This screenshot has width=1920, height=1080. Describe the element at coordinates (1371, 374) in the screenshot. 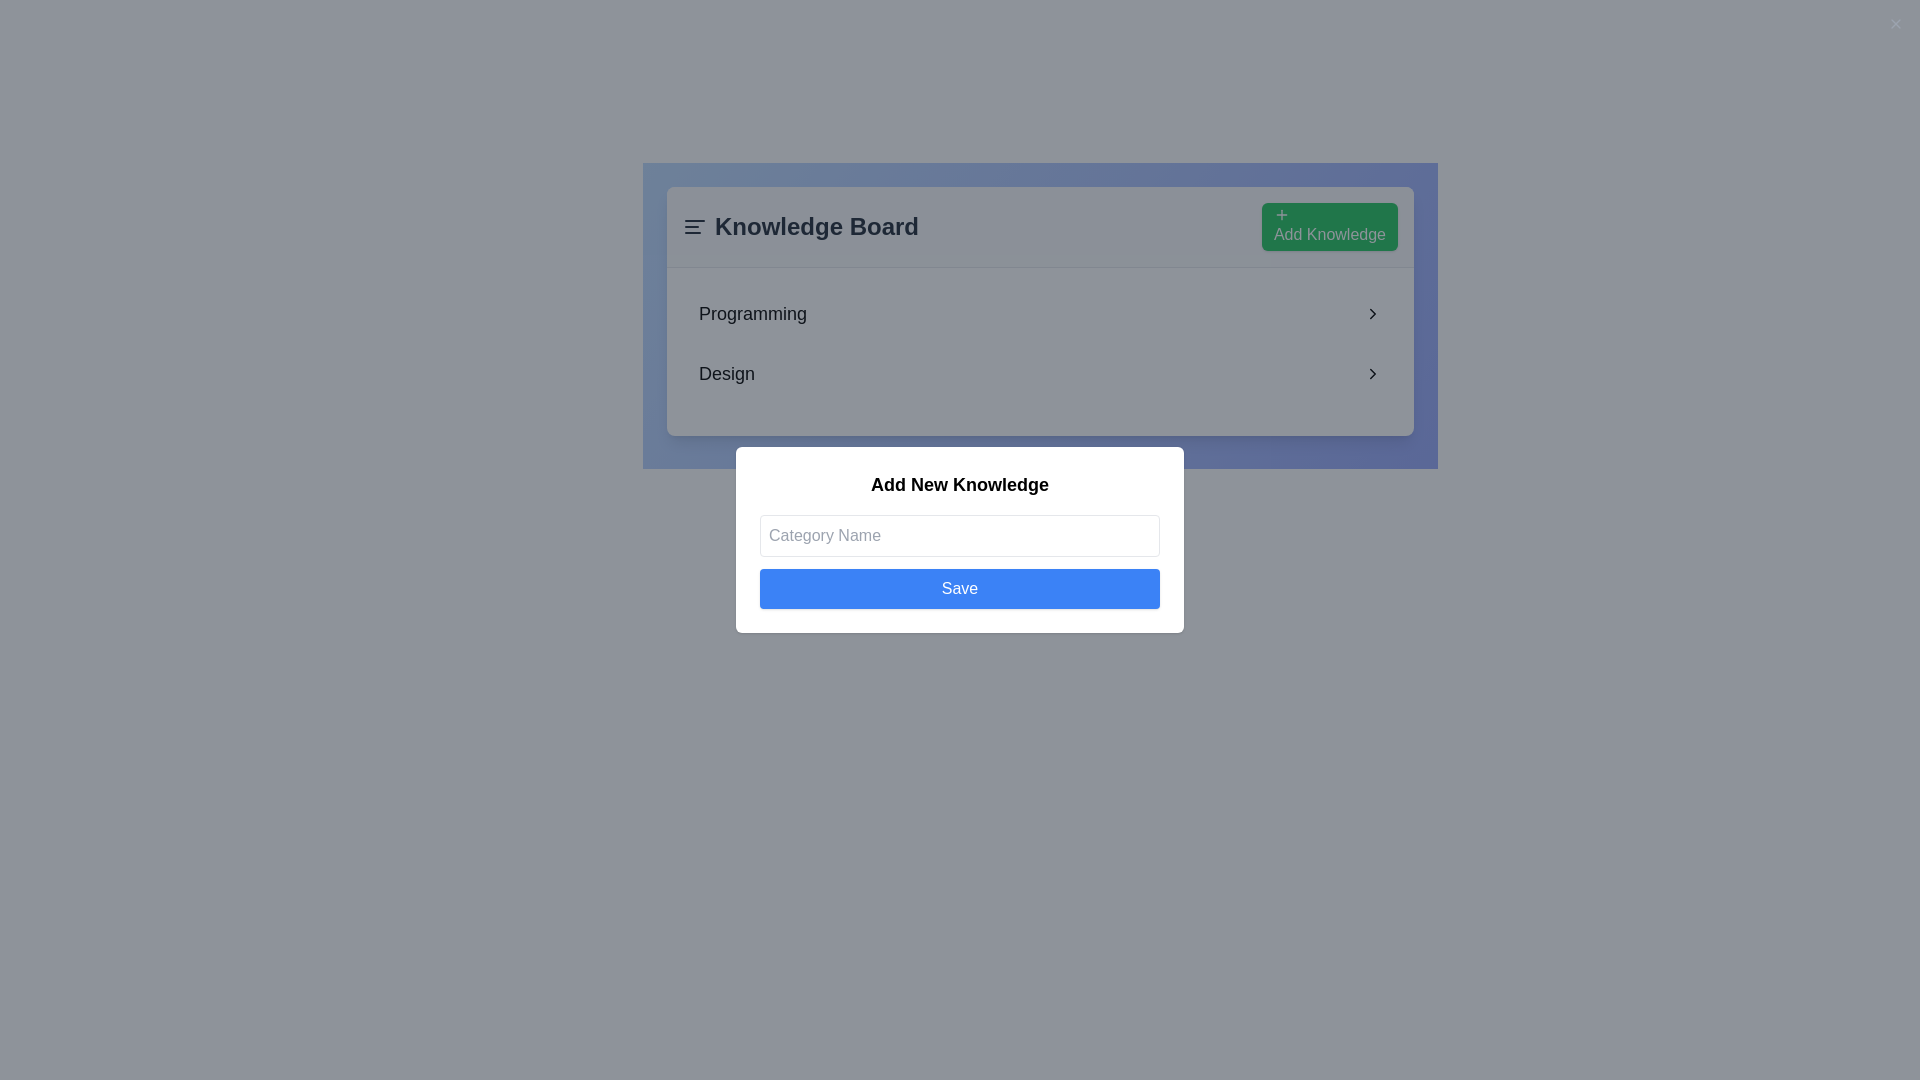

I see `the chevron icon located to the right of the 'Design' text` at that location.